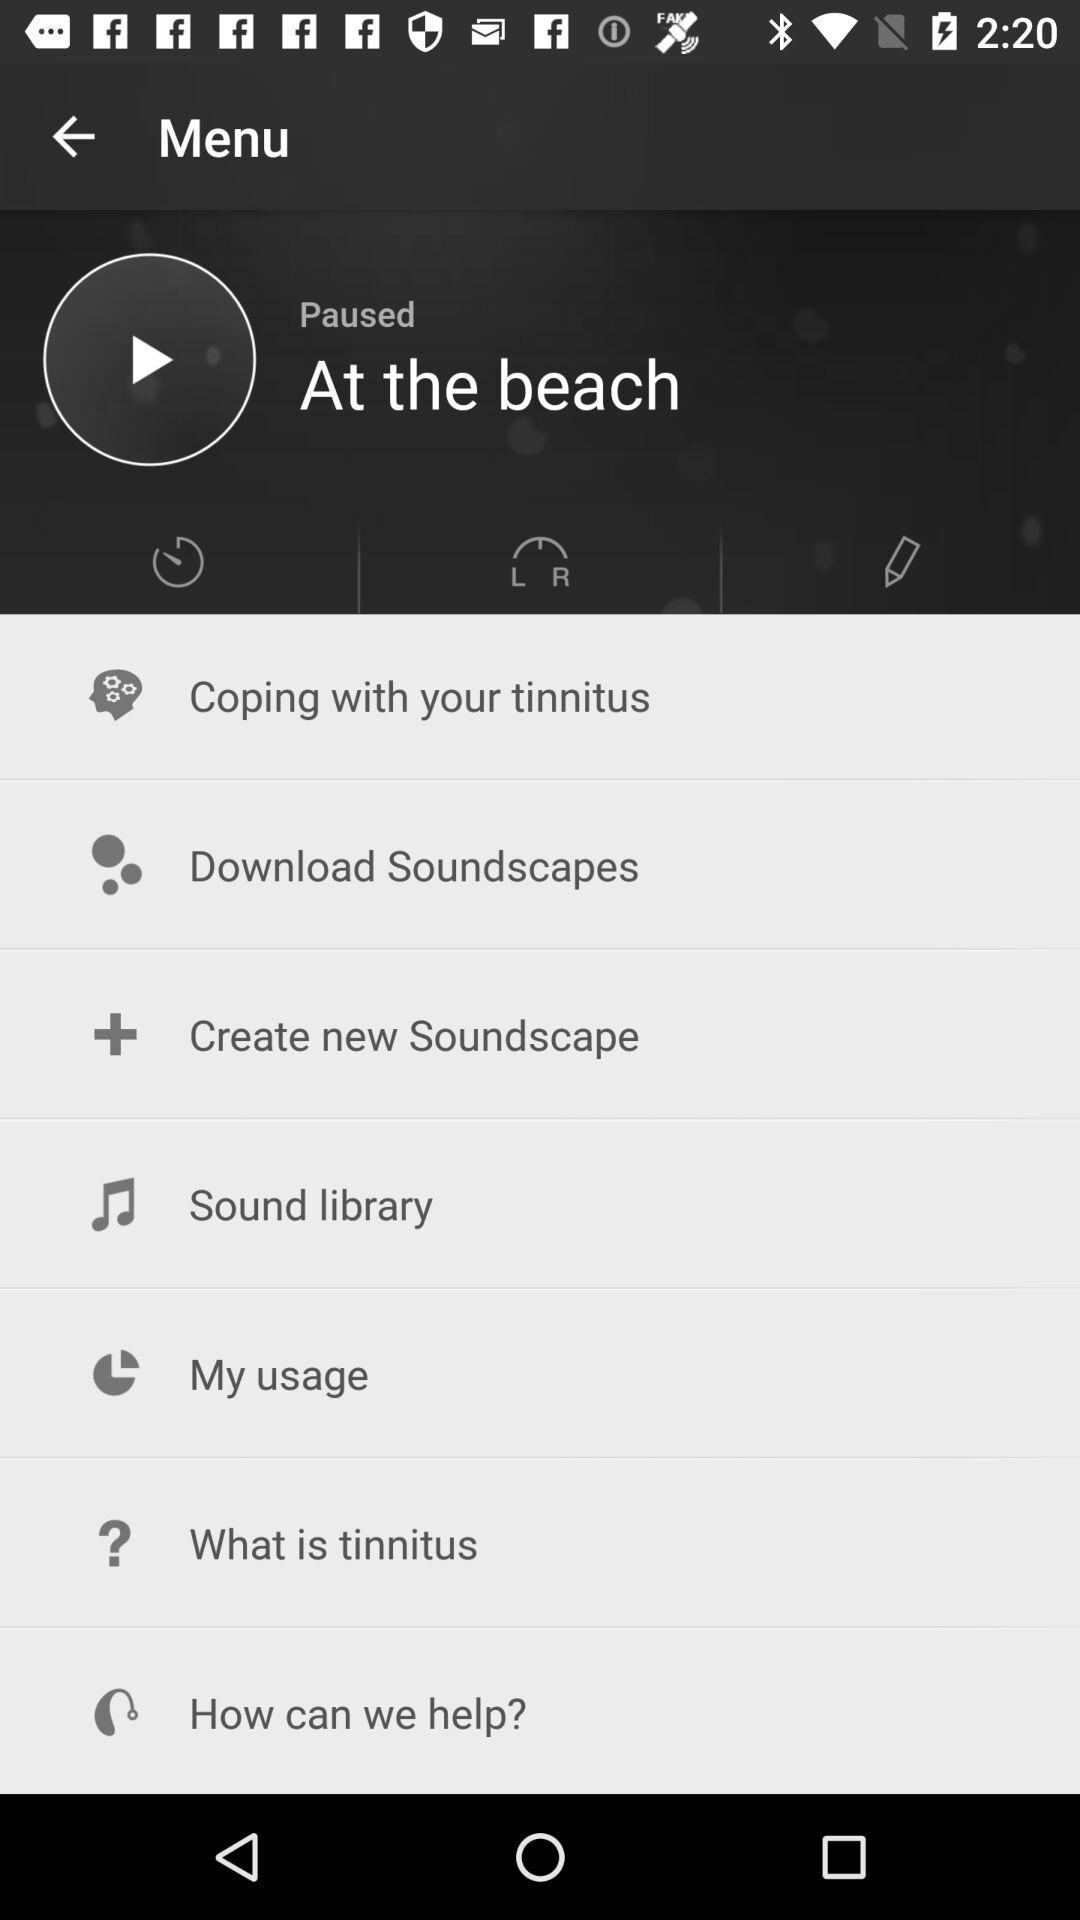 The width and height of the screenshot is (1080, 1920). Describe the element at coordinates (176, 560) in the screenshot. I see `item above coping with your icon` at that location.